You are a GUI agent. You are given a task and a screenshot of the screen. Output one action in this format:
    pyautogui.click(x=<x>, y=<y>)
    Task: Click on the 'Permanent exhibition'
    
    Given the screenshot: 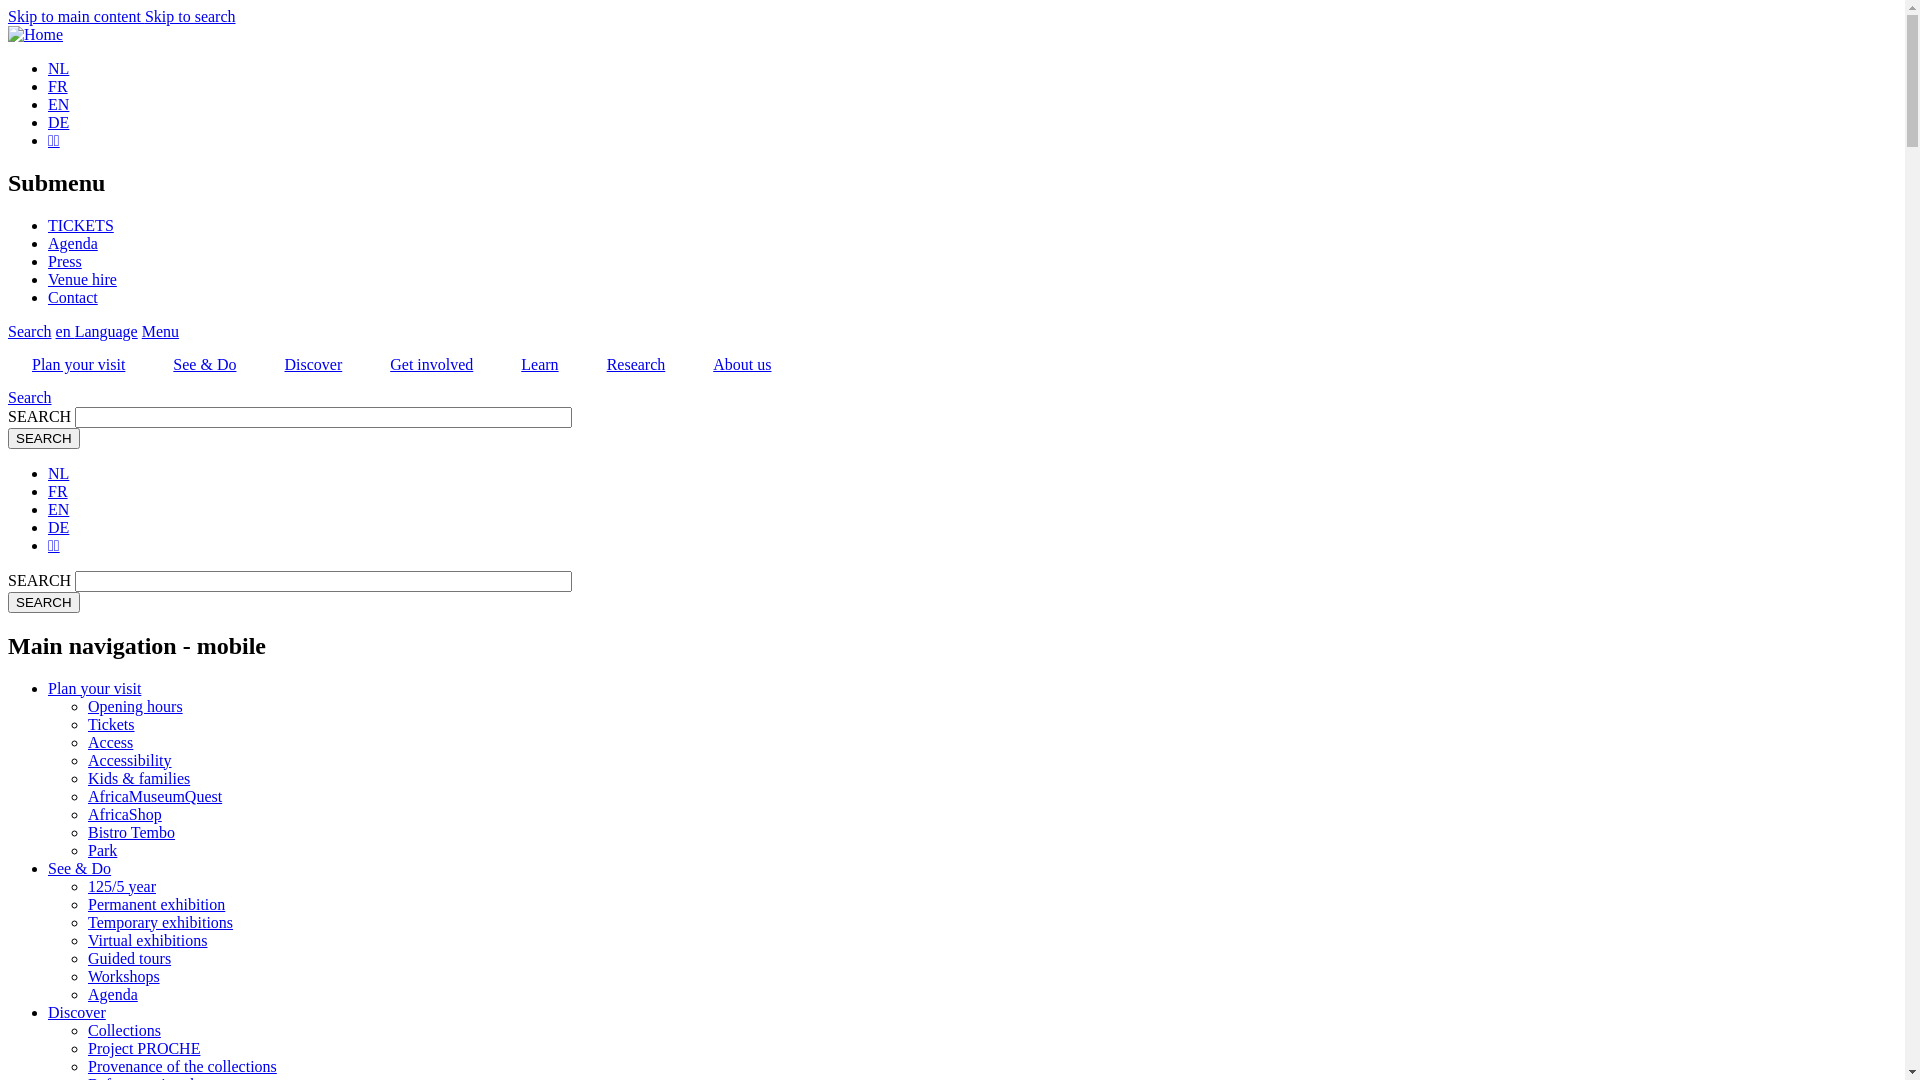 What is the action you would take?
    pyautogui.click(x=86, y=904)
    